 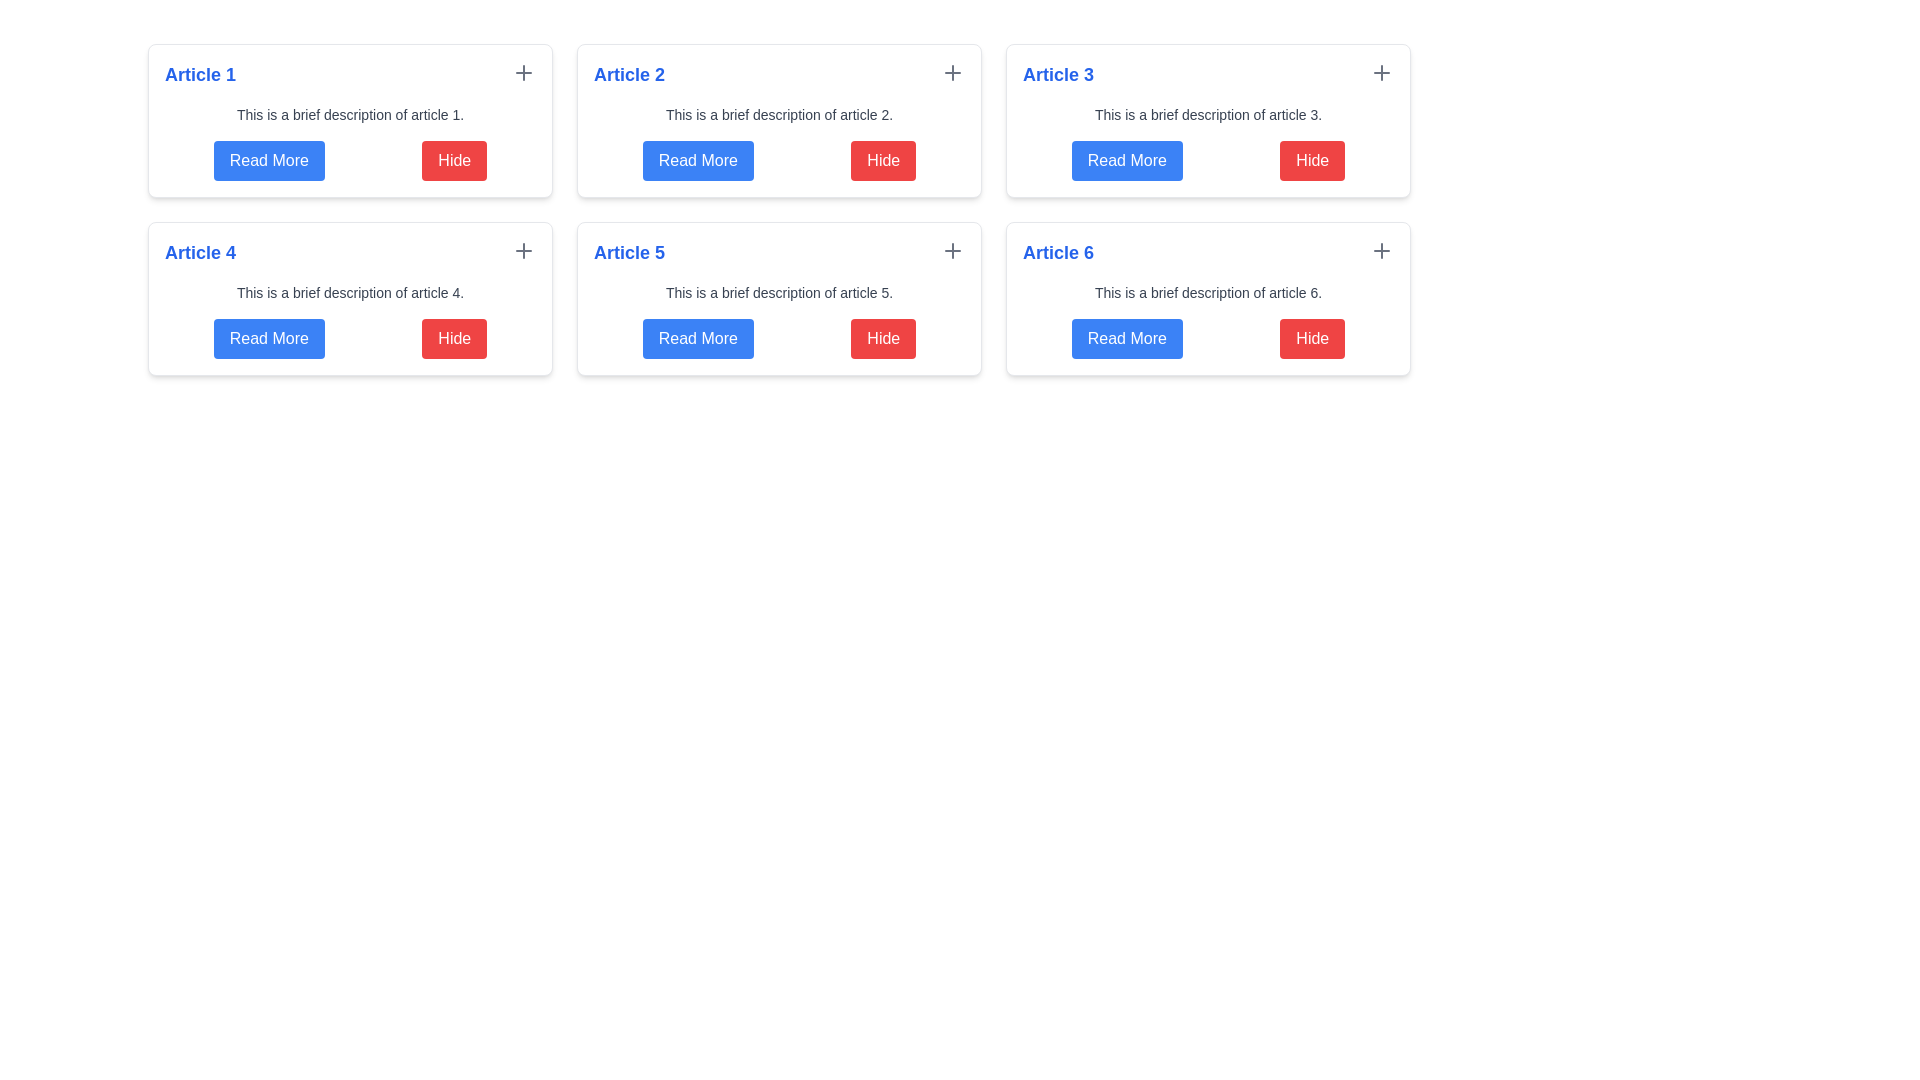 I want to click on the 'Hide' button in the button group located at the bottom of the card for 'Article 3', so click(x=1207, y=160).